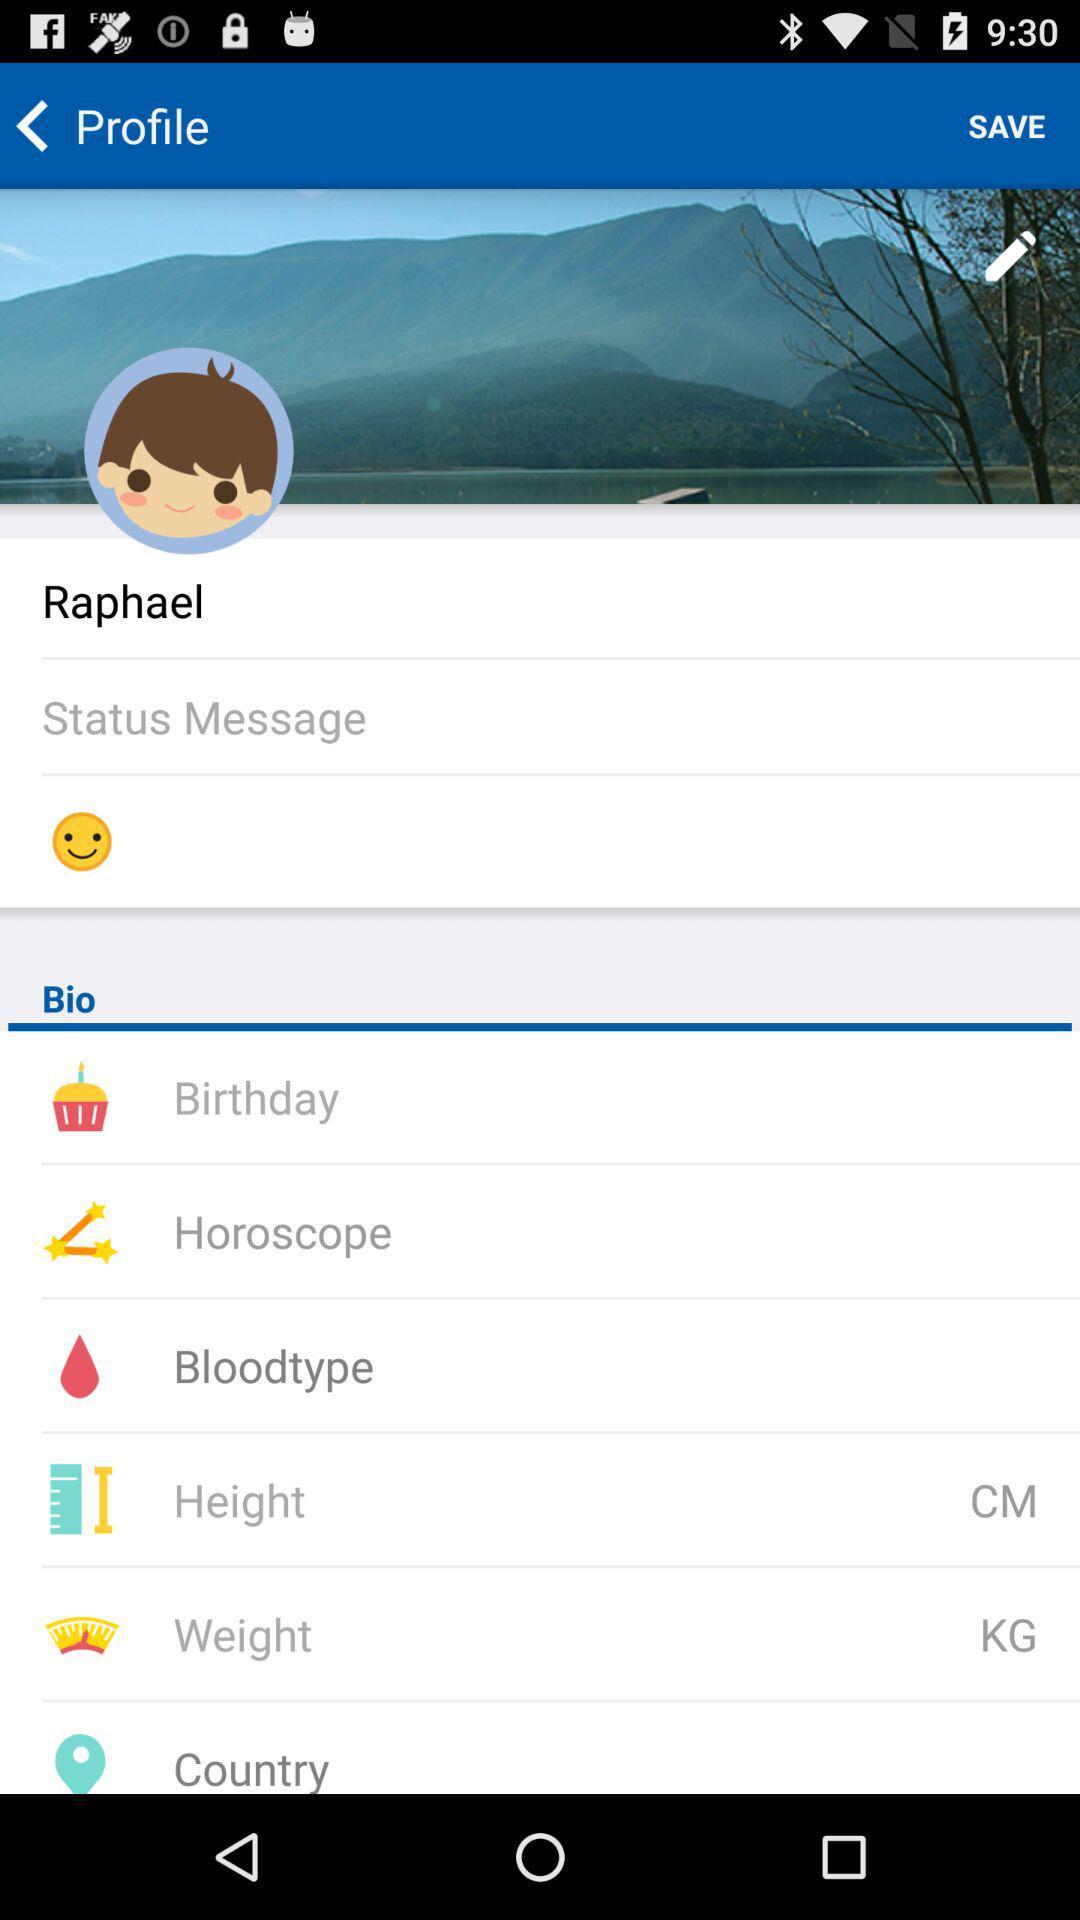 This screenshot has height=1920, width=1080. I want to click on weight, so click(434, 1633).